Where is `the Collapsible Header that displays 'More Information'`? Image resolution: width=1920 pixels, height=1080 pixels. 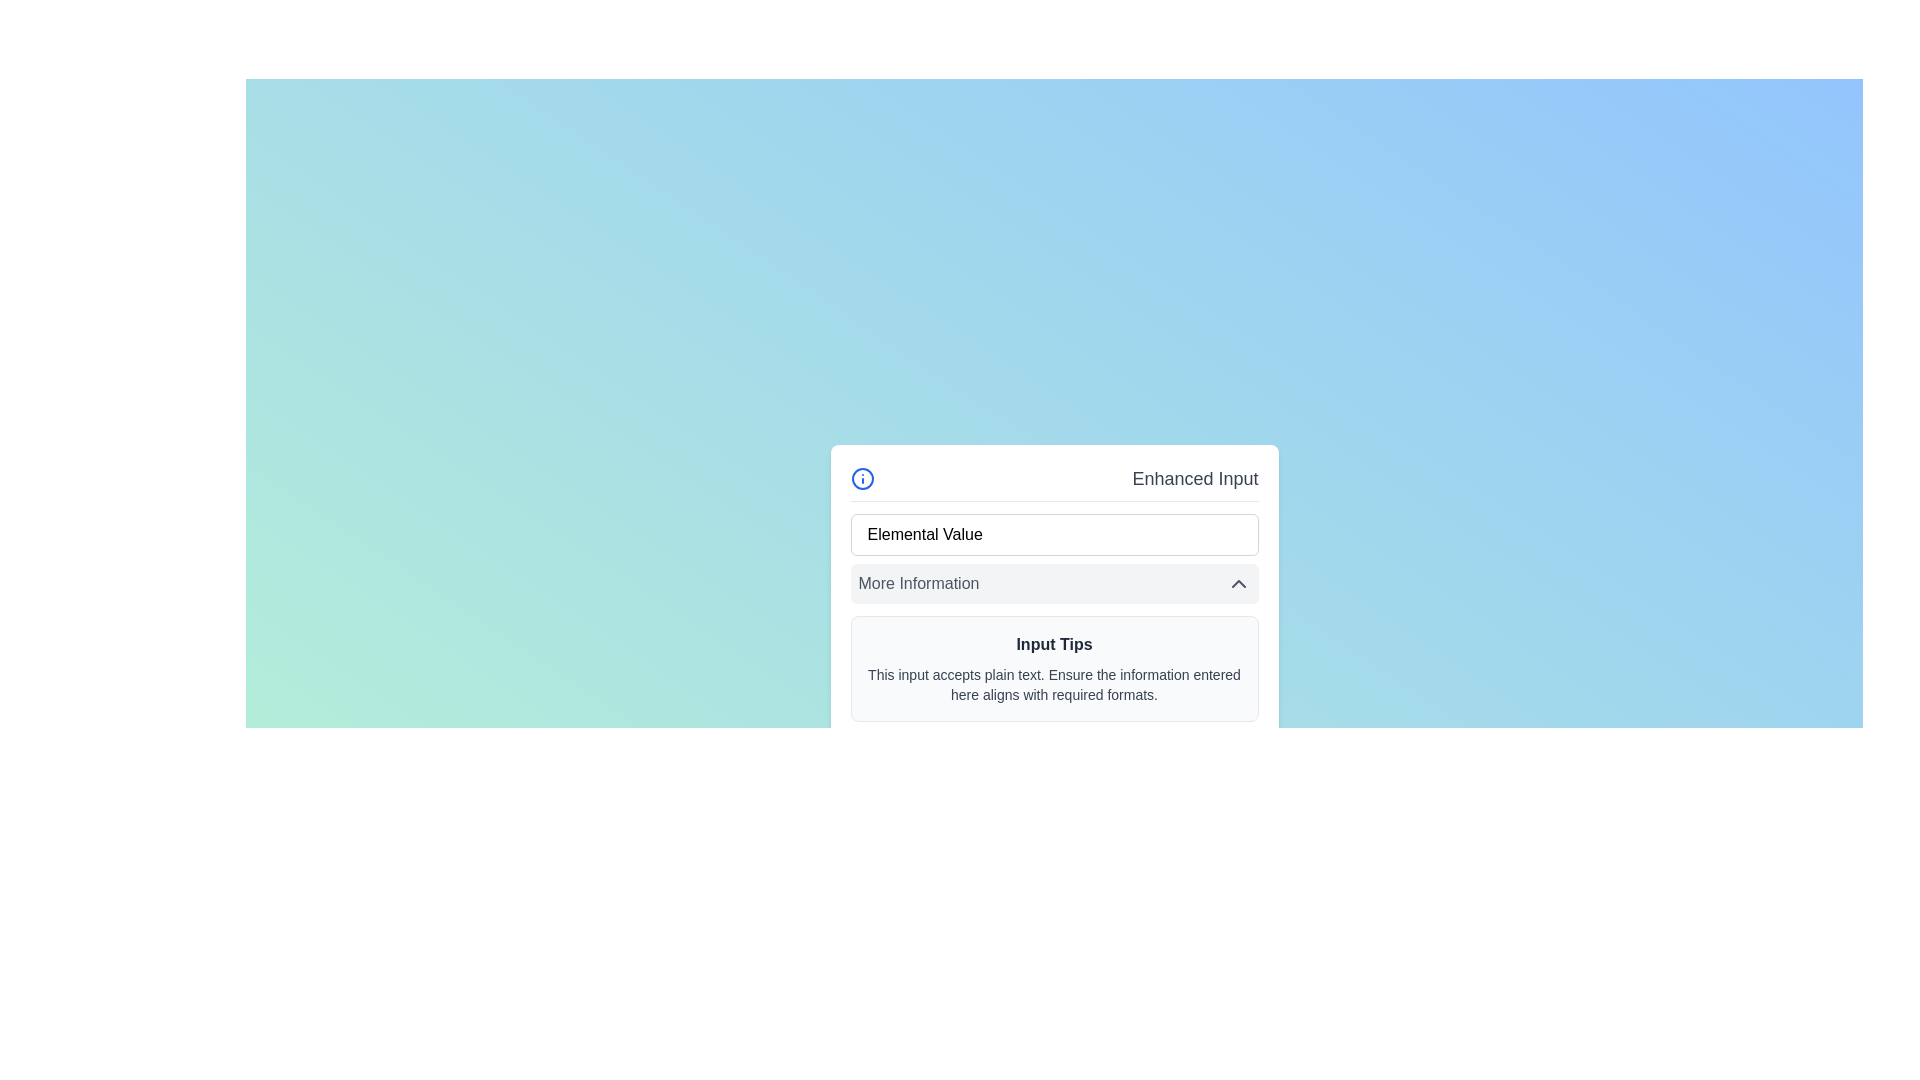 the Collapsible Header that displays 'More Information' is located at coordinates (1053, 583).